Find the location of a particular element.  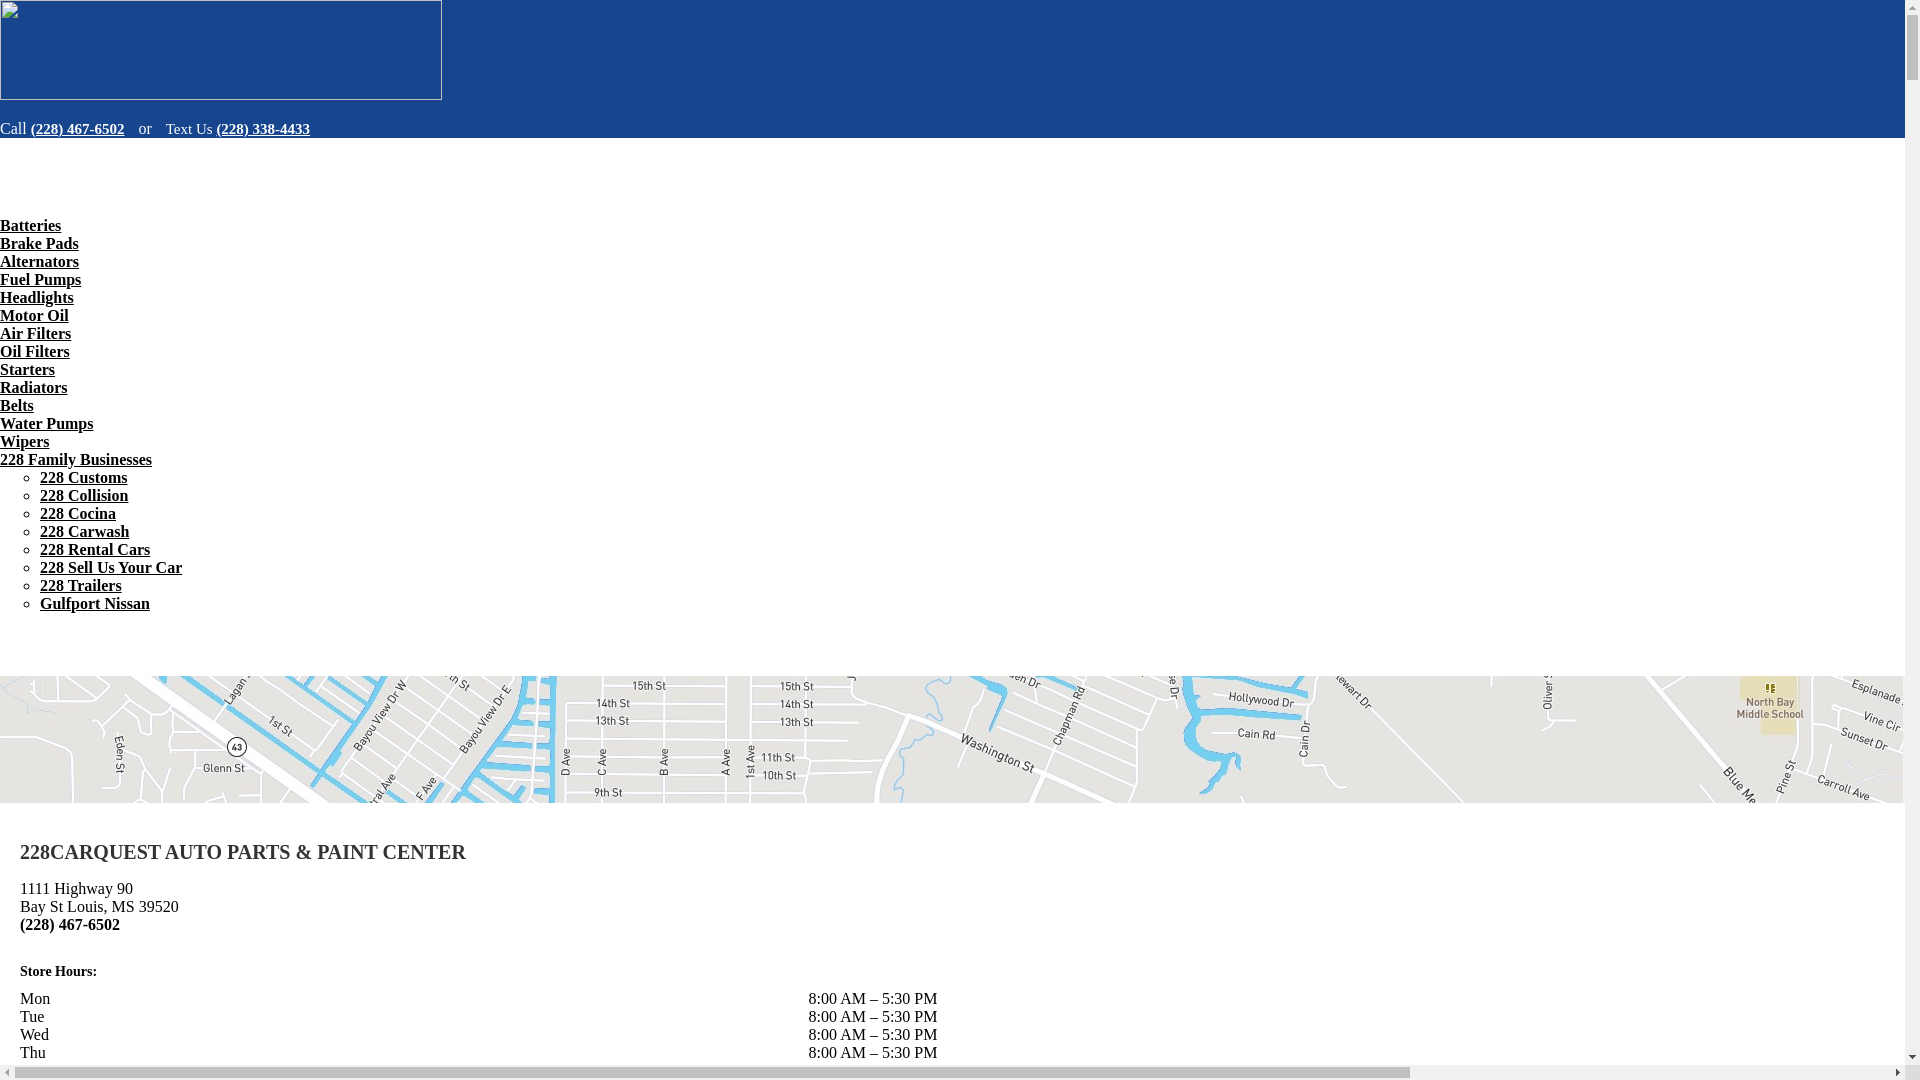

'Belts' is located at coordinates (17, 405).